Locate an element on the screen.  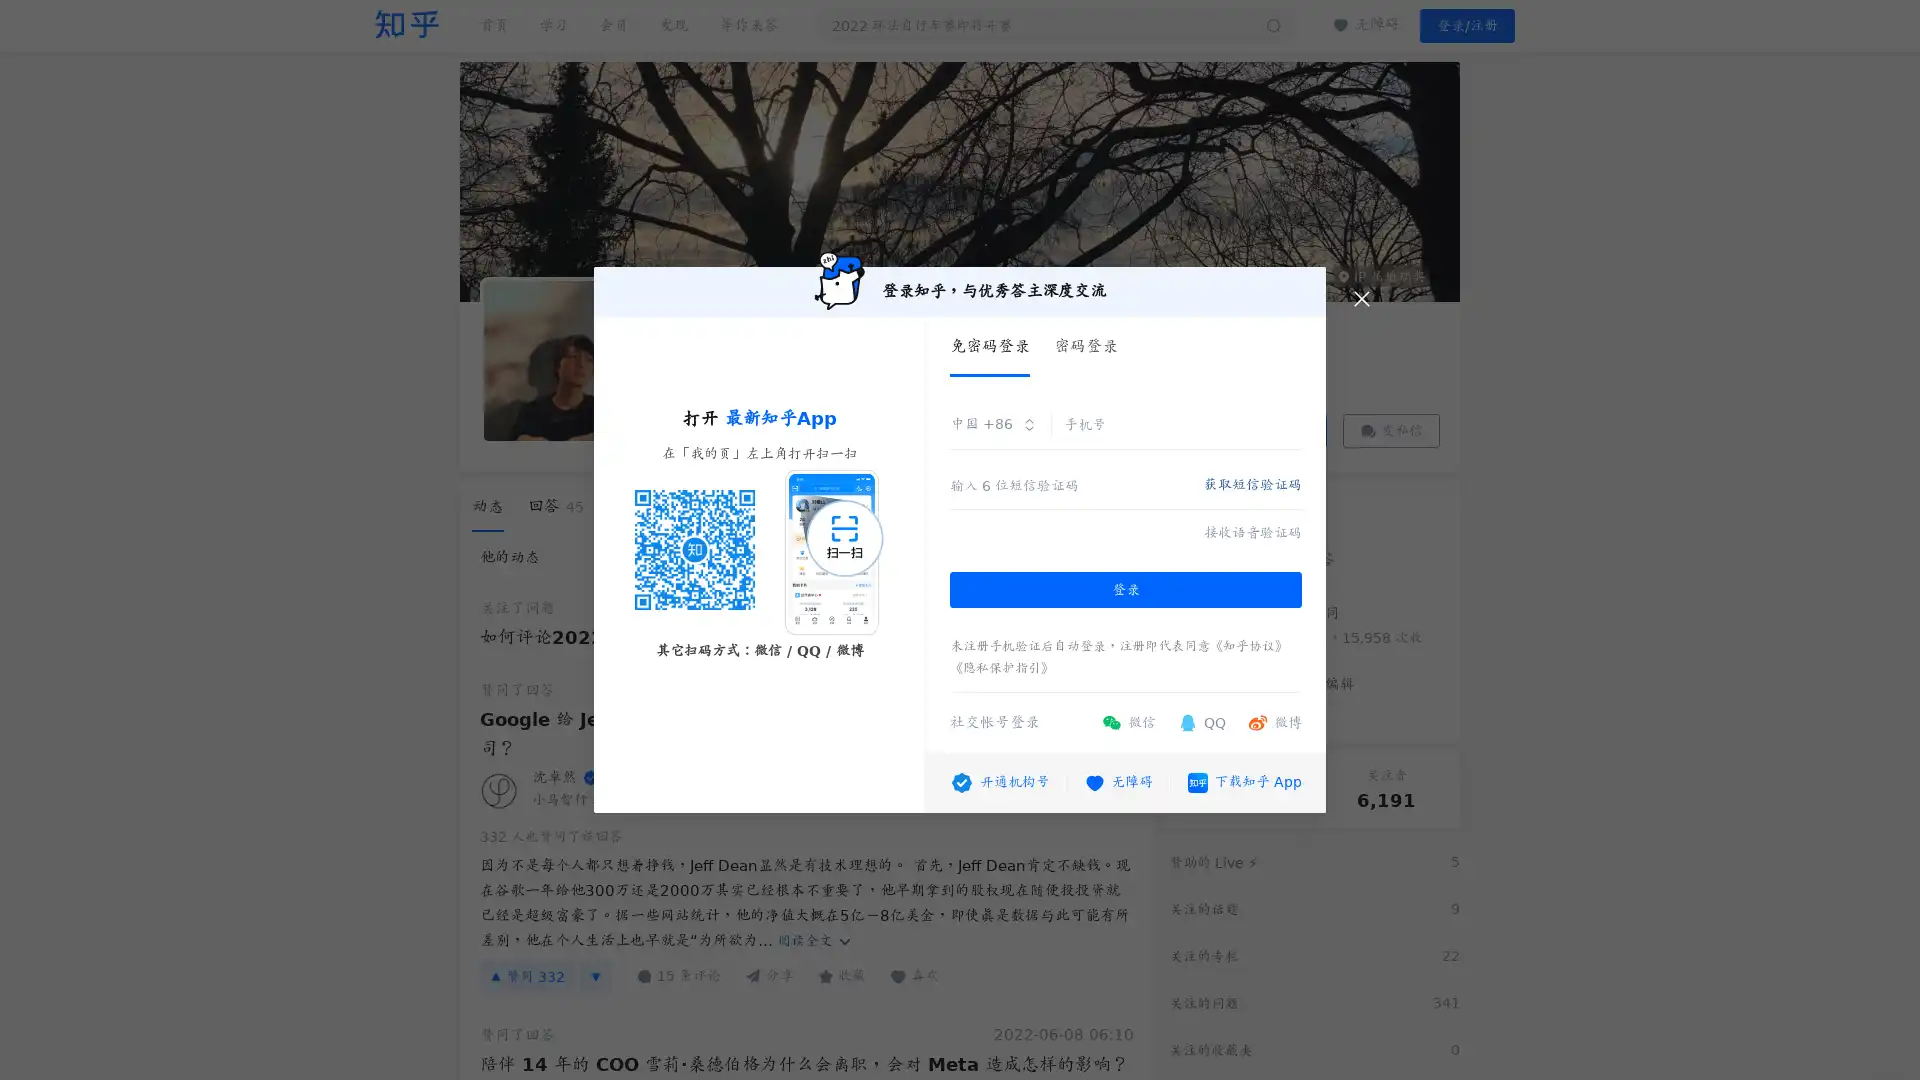
332 is located at coordinates (528, 974).